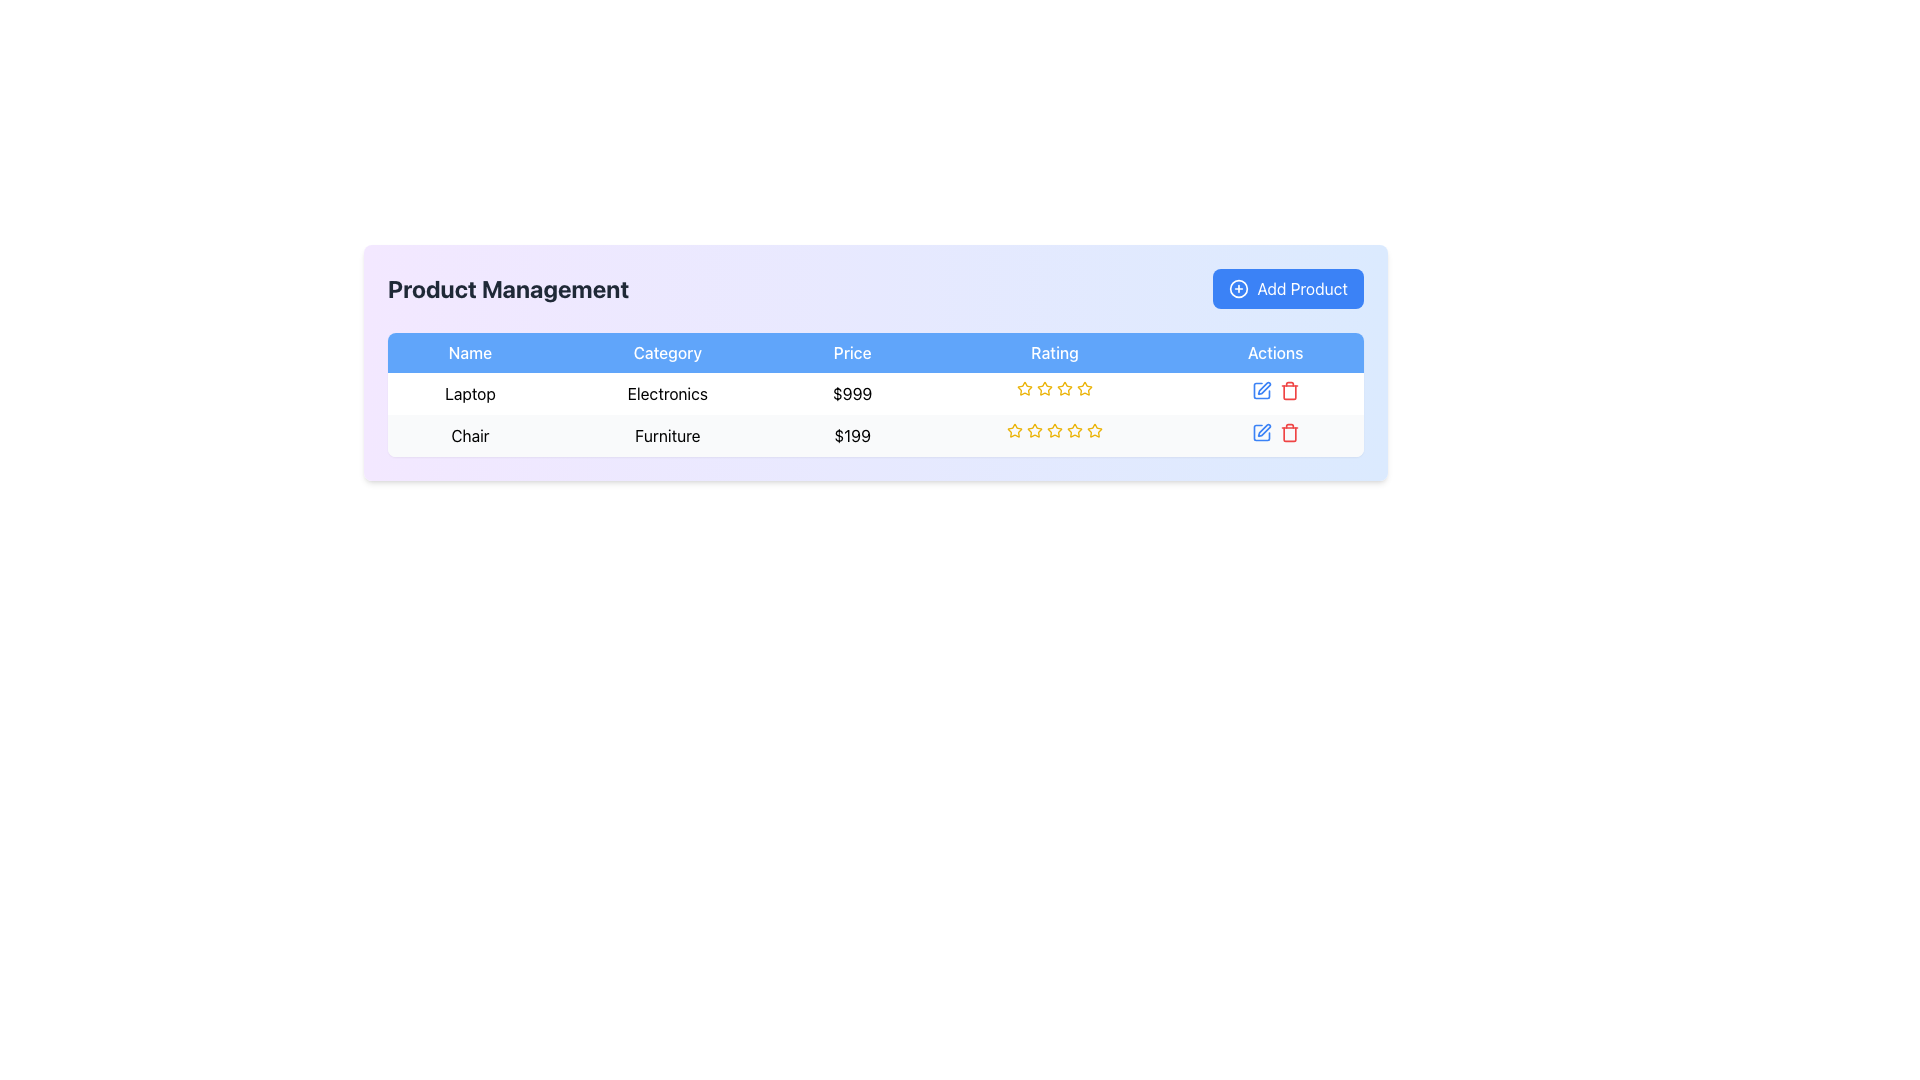 This screenshot has width=1920, height=1080. I want to click on the static text label displaying 'Chair' located in the second row and first column of the 'Product Management' table, so click(469, 434).